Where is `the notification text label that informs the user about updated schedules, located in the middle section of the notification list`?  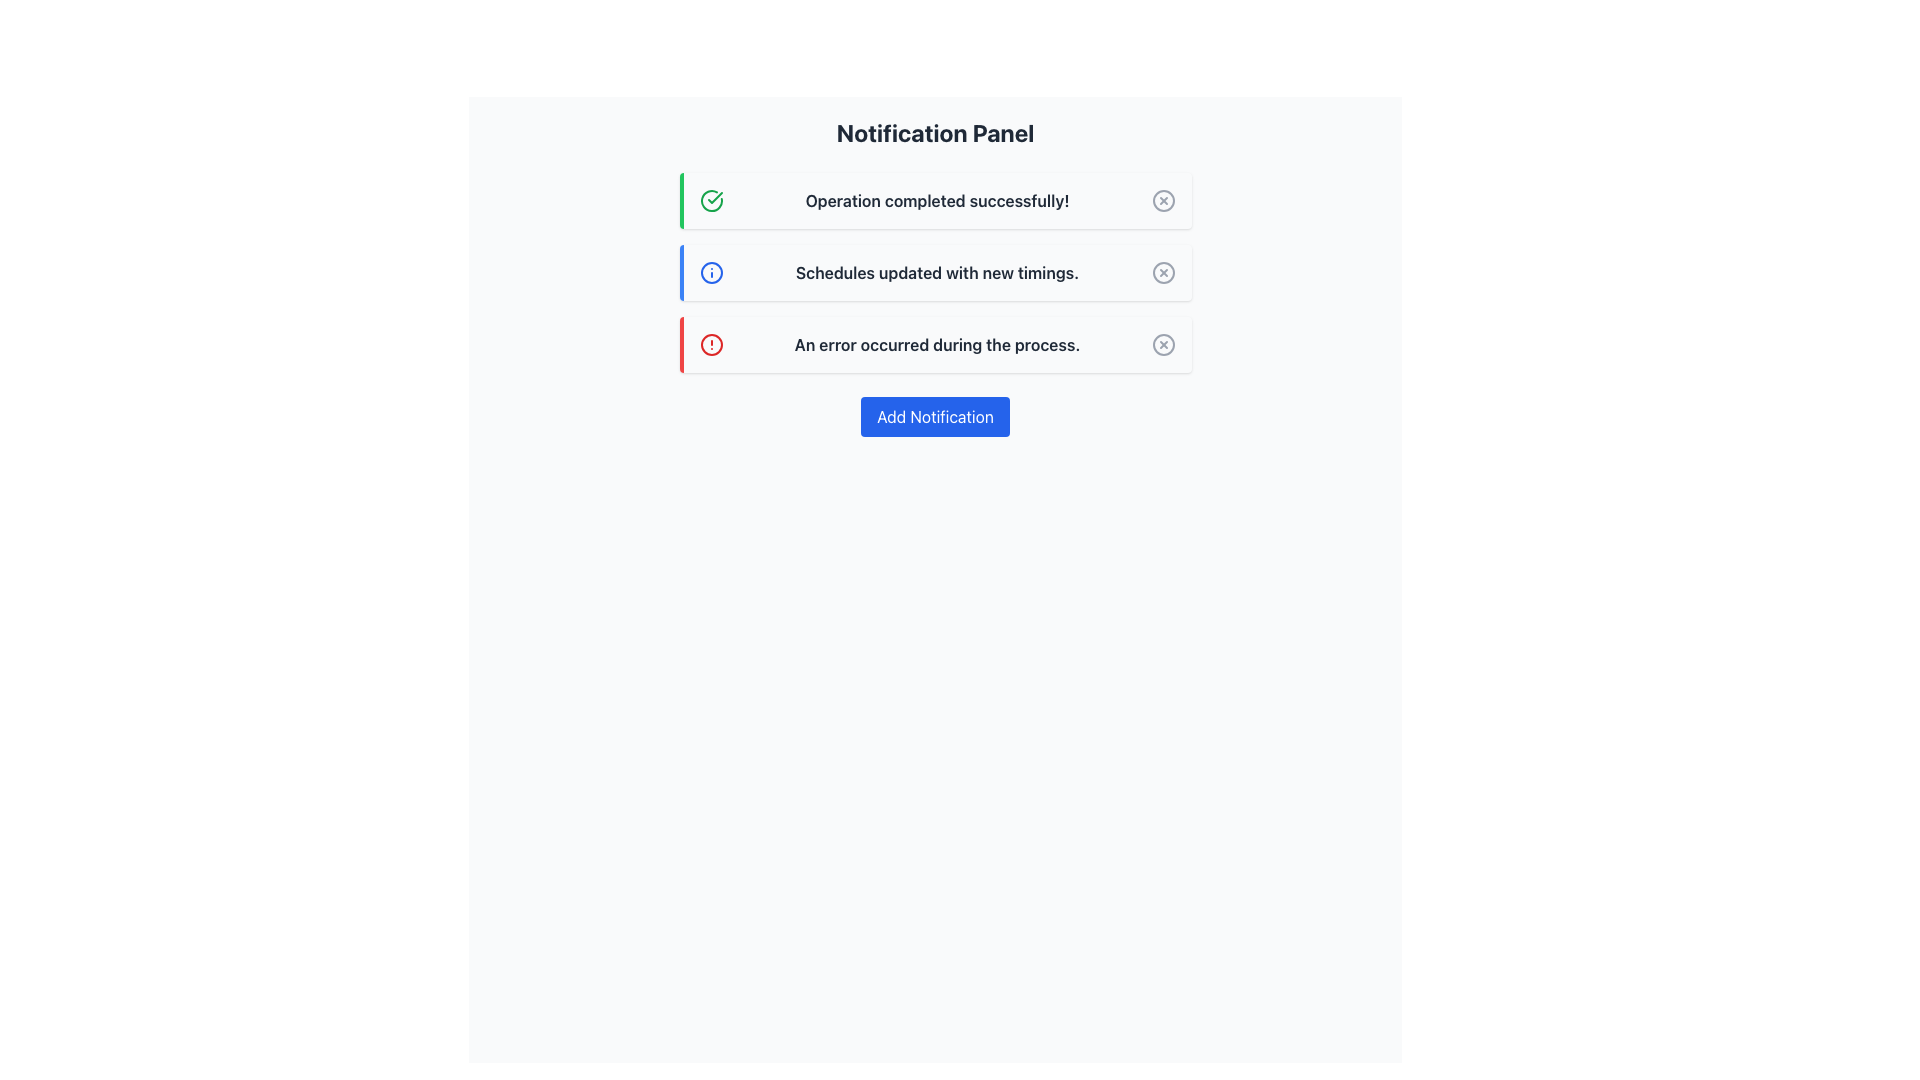
the notification text label that informs the user about updated schedules, located in the middle section of the notification list is located at coordinates (936, 273).